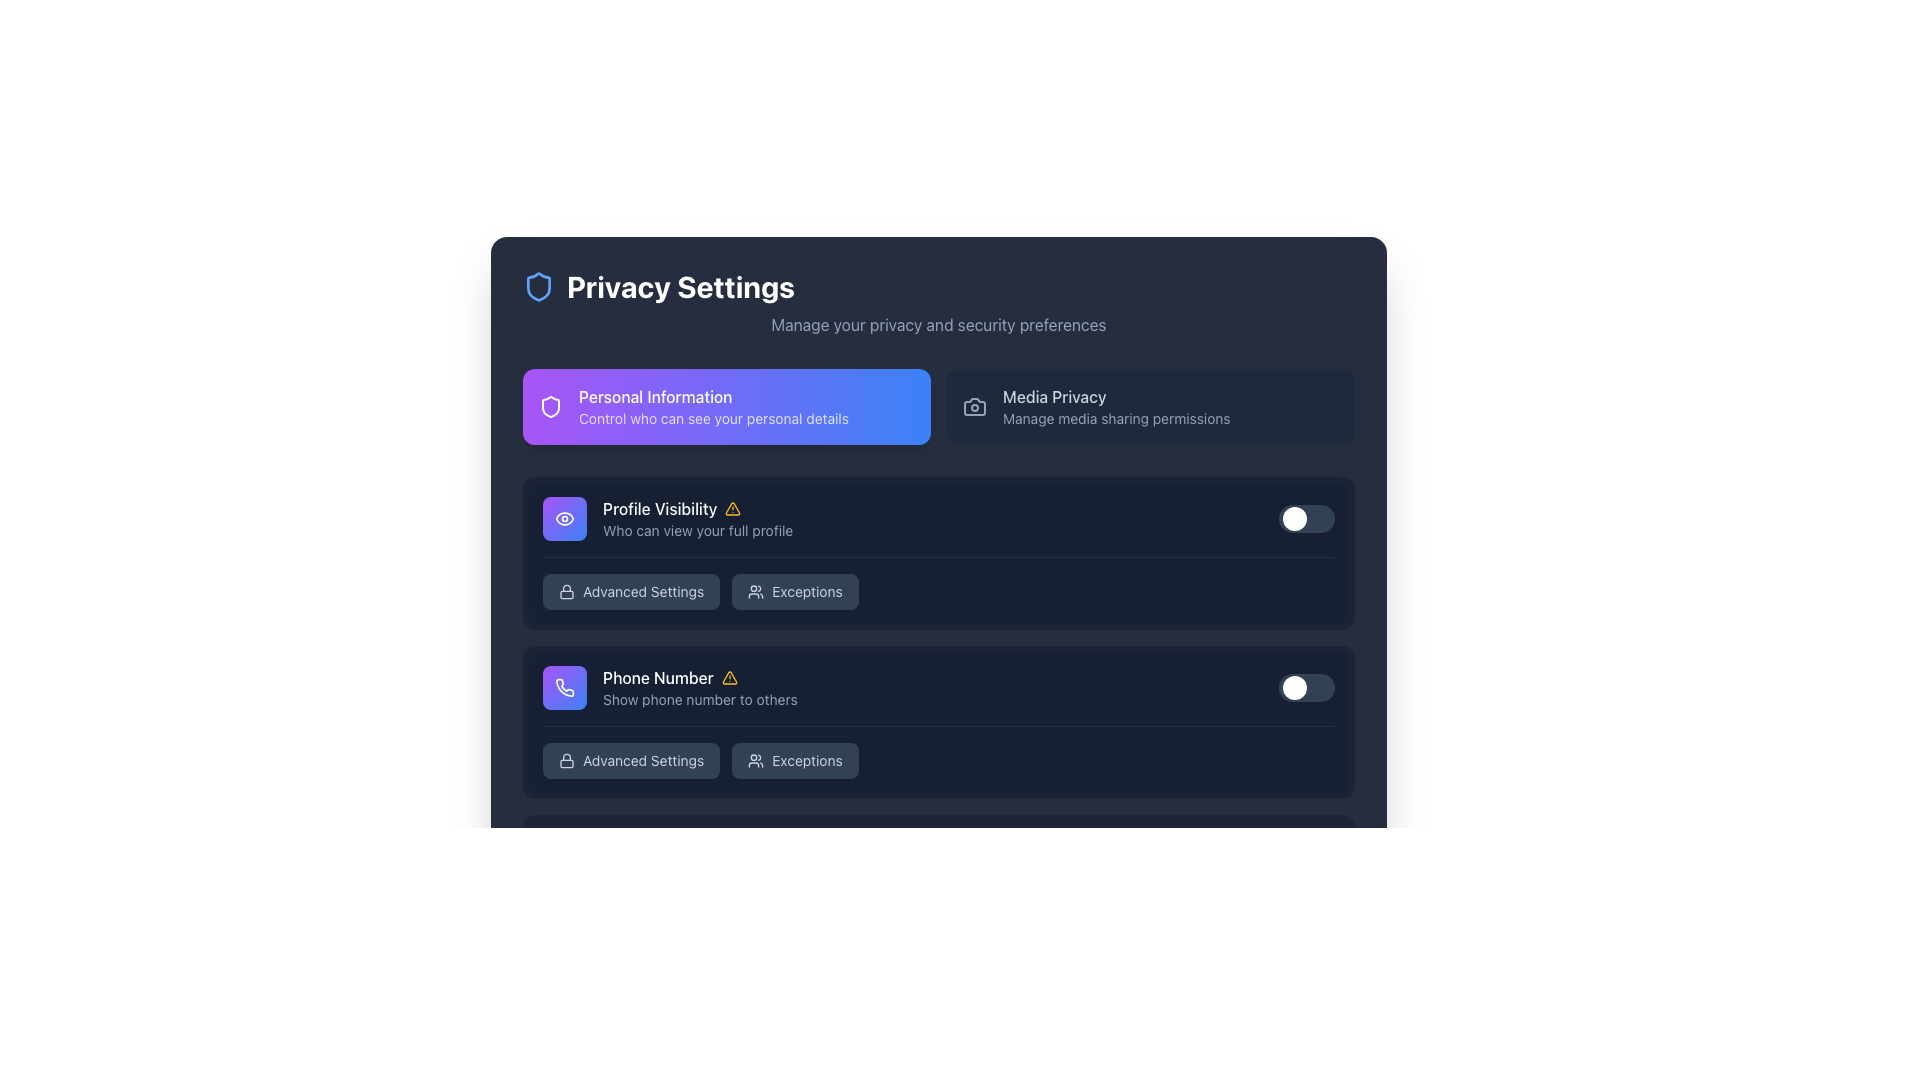  Describe the element at coordinates (1115, 406) in the screenshot. I see `the text block indicating media privacy settings, which is the second item in the row at the top of the interface, located to the right of the 'Personal Information' section` at that location.